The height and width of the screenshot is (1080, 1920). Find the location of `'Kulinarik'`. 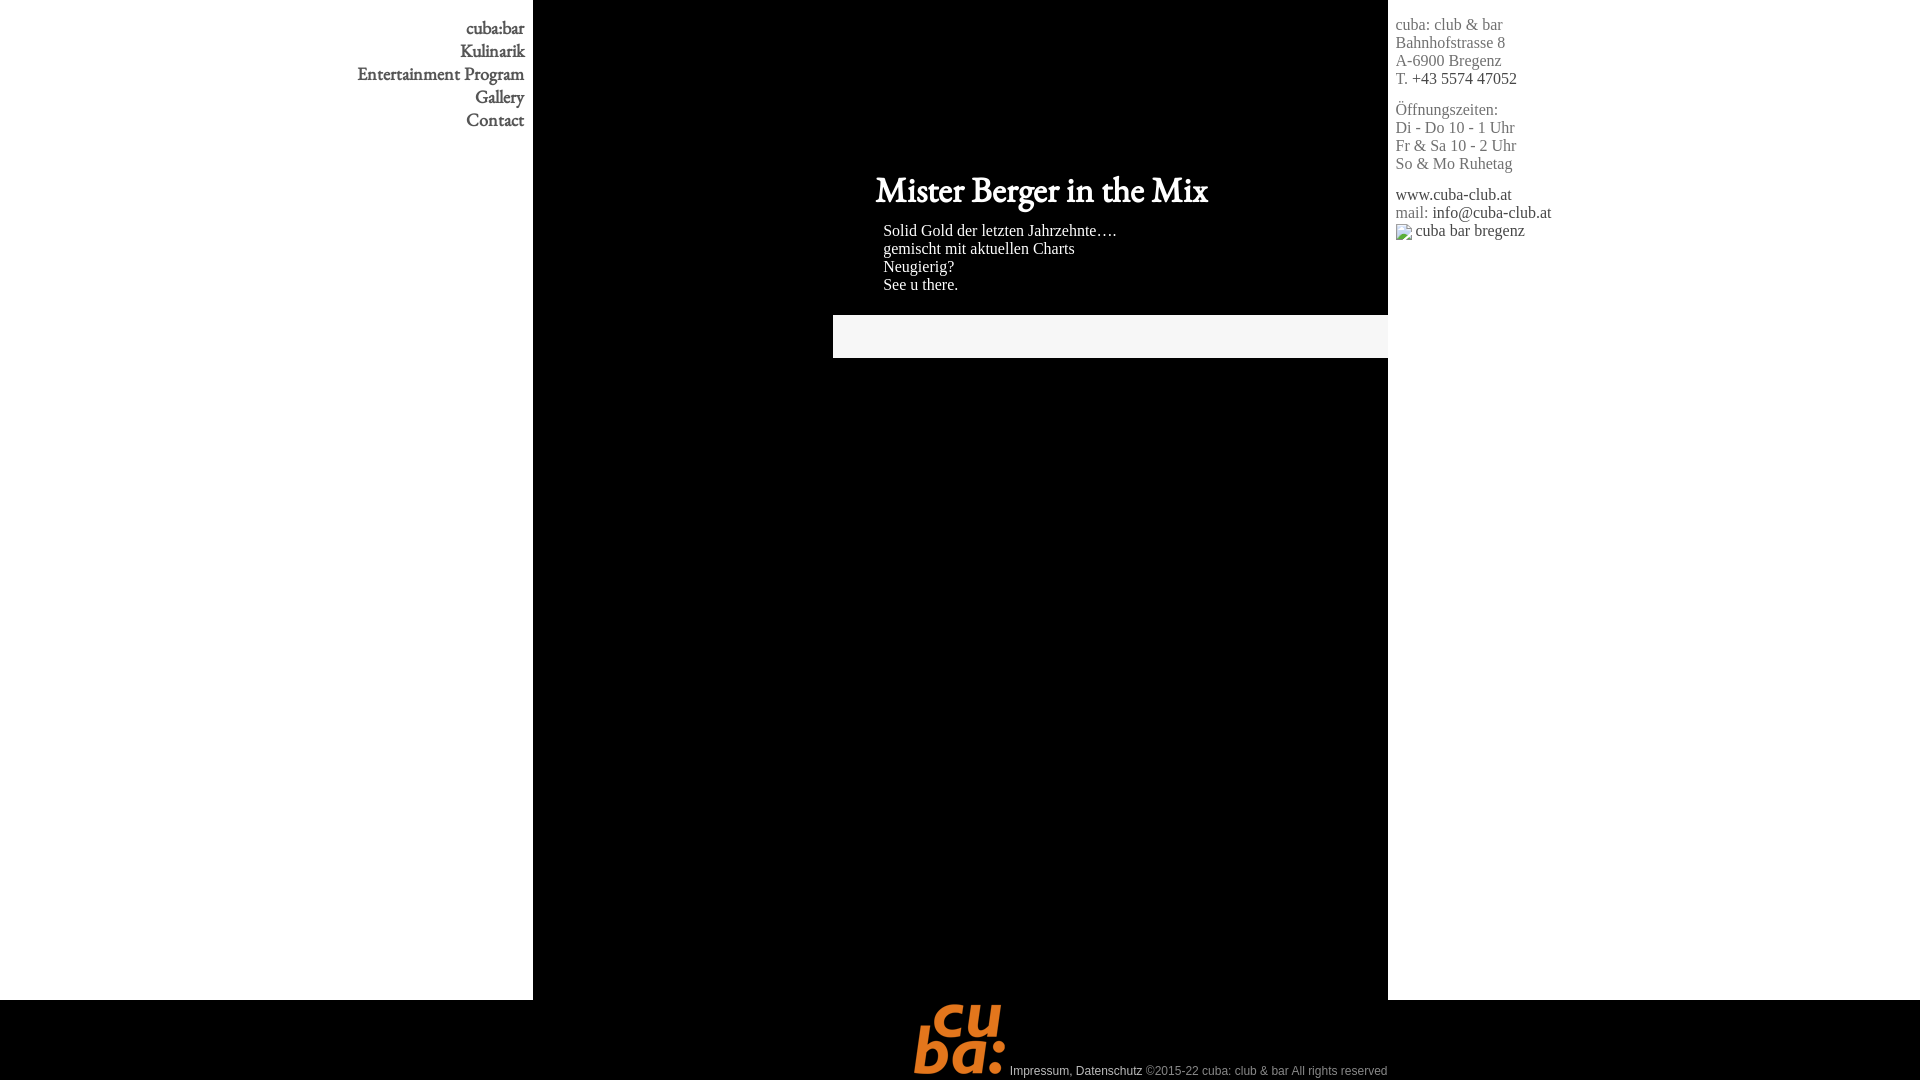

'Kulinarik' is located at coordinates (443, 49).